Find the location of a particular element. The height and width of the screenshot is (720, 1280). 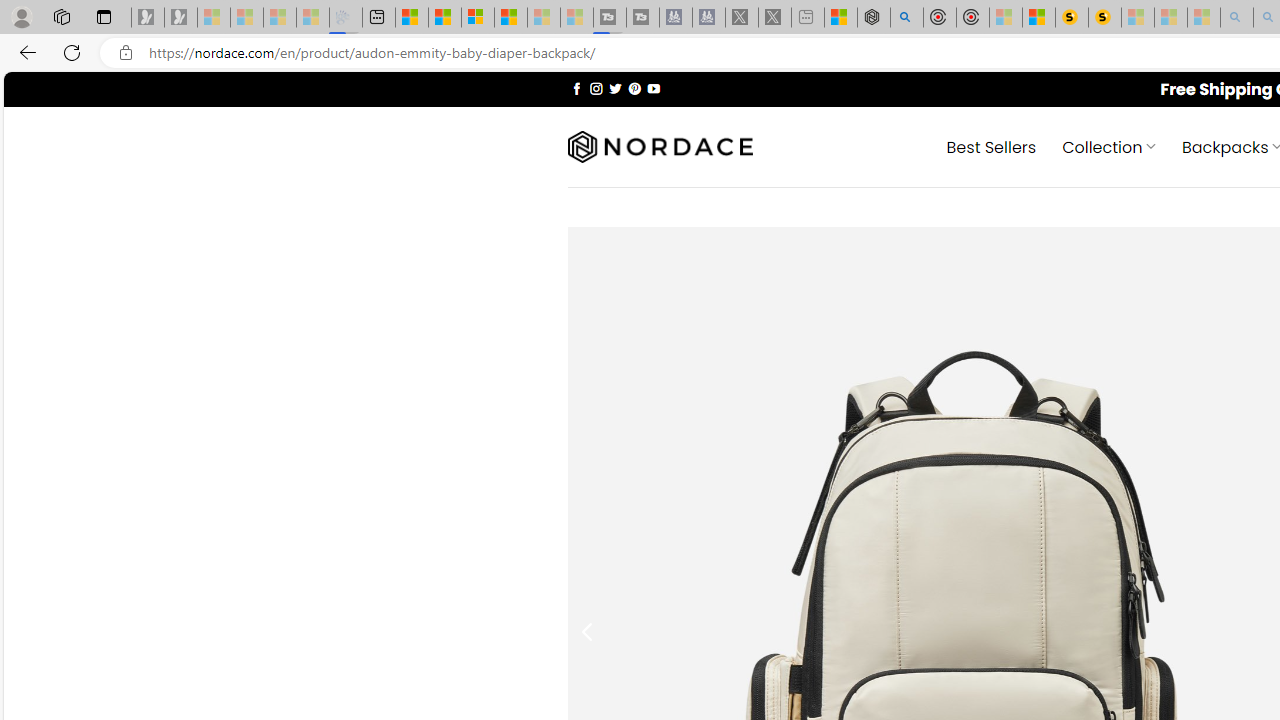

' Best Sellers' is located at coordinates (991, 145).